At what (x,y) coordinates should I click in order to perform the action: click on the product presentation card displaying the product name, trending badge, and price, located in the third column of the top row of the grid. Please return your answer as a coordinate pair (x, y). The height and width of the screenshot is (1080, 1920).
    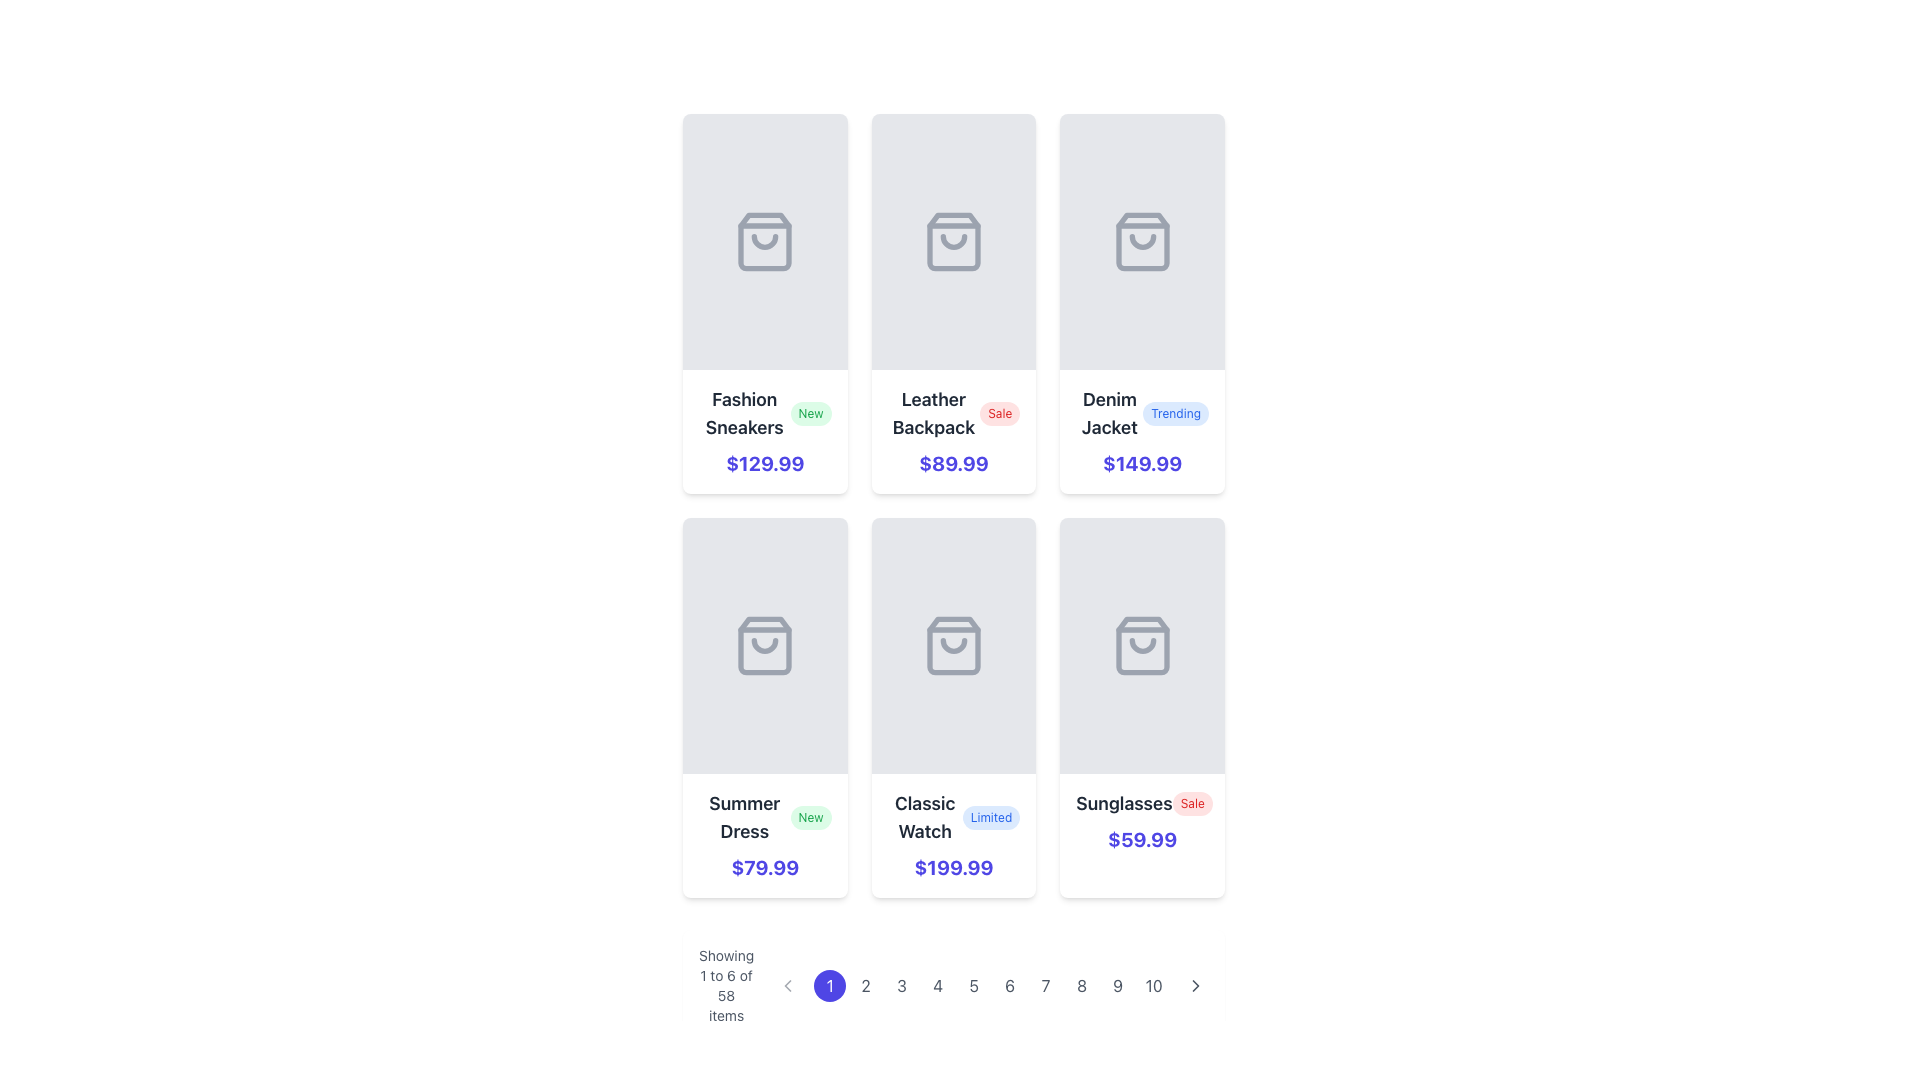
    Looking at the image, I should click on (1142, 431).